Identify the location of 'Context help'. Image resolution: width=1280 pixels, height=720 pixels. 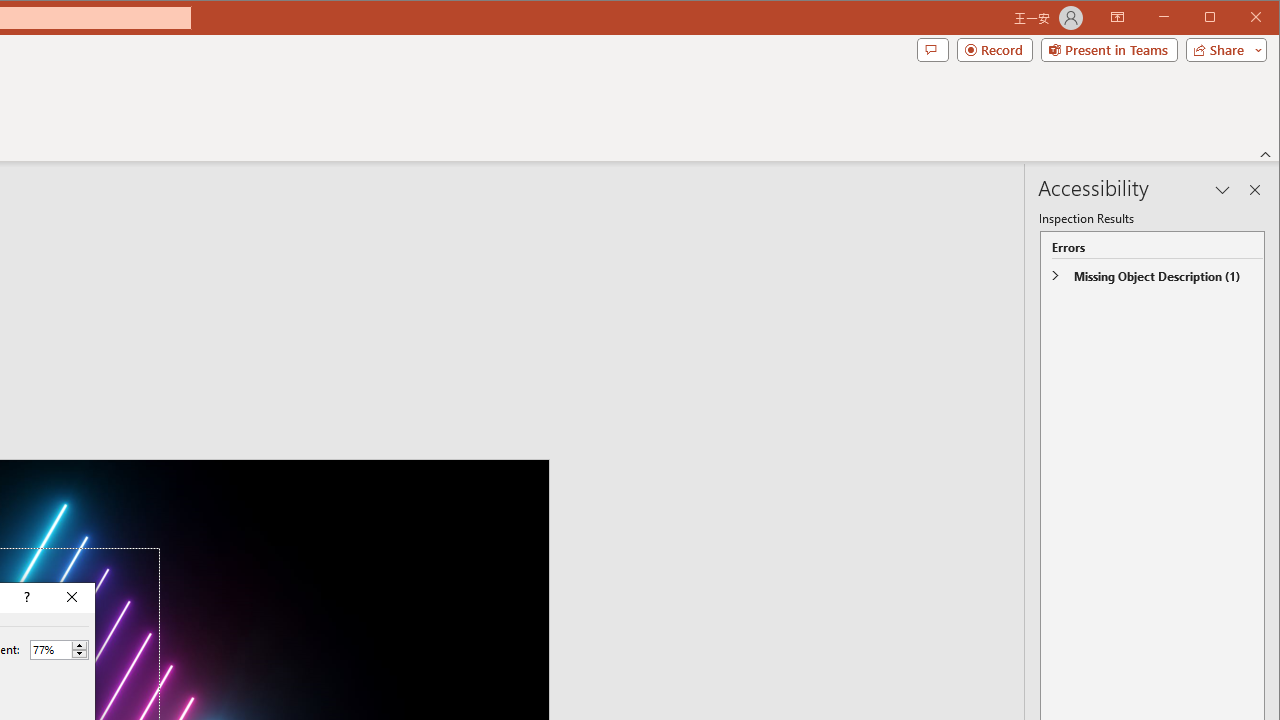
(25, 596).